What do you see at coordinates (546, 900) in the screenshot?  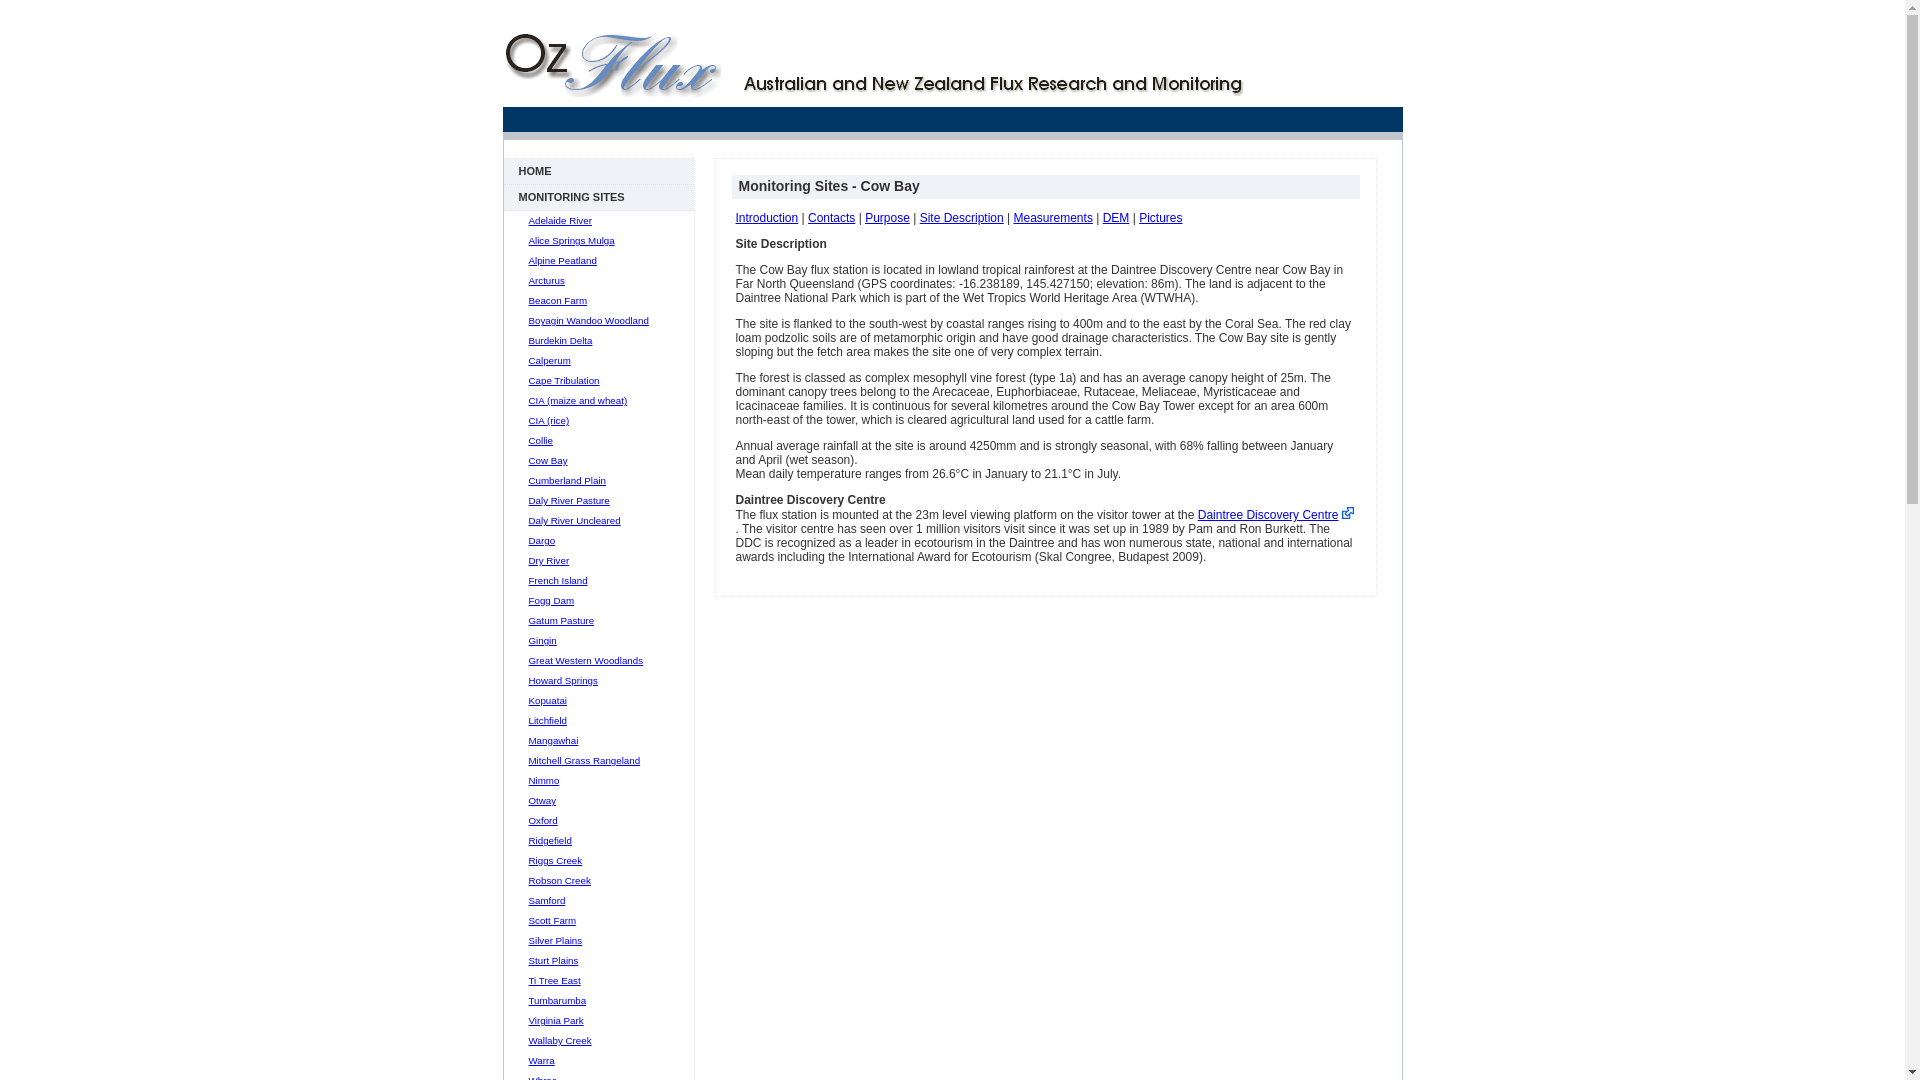 I see `'Samford'` at bounding box center [546, 900].